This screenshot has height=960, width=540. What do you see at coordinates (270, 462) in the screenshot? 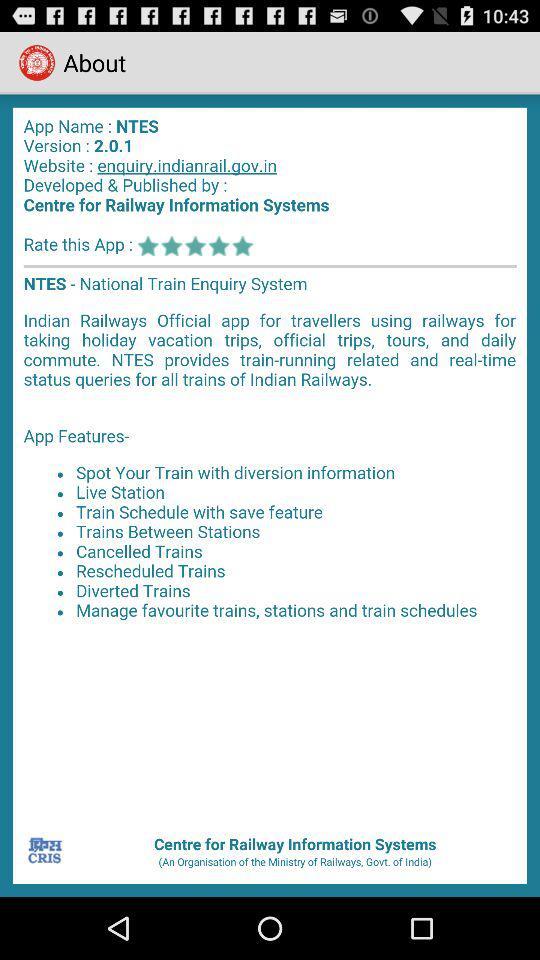
I see `app about page` at bounding box center [270, 462].